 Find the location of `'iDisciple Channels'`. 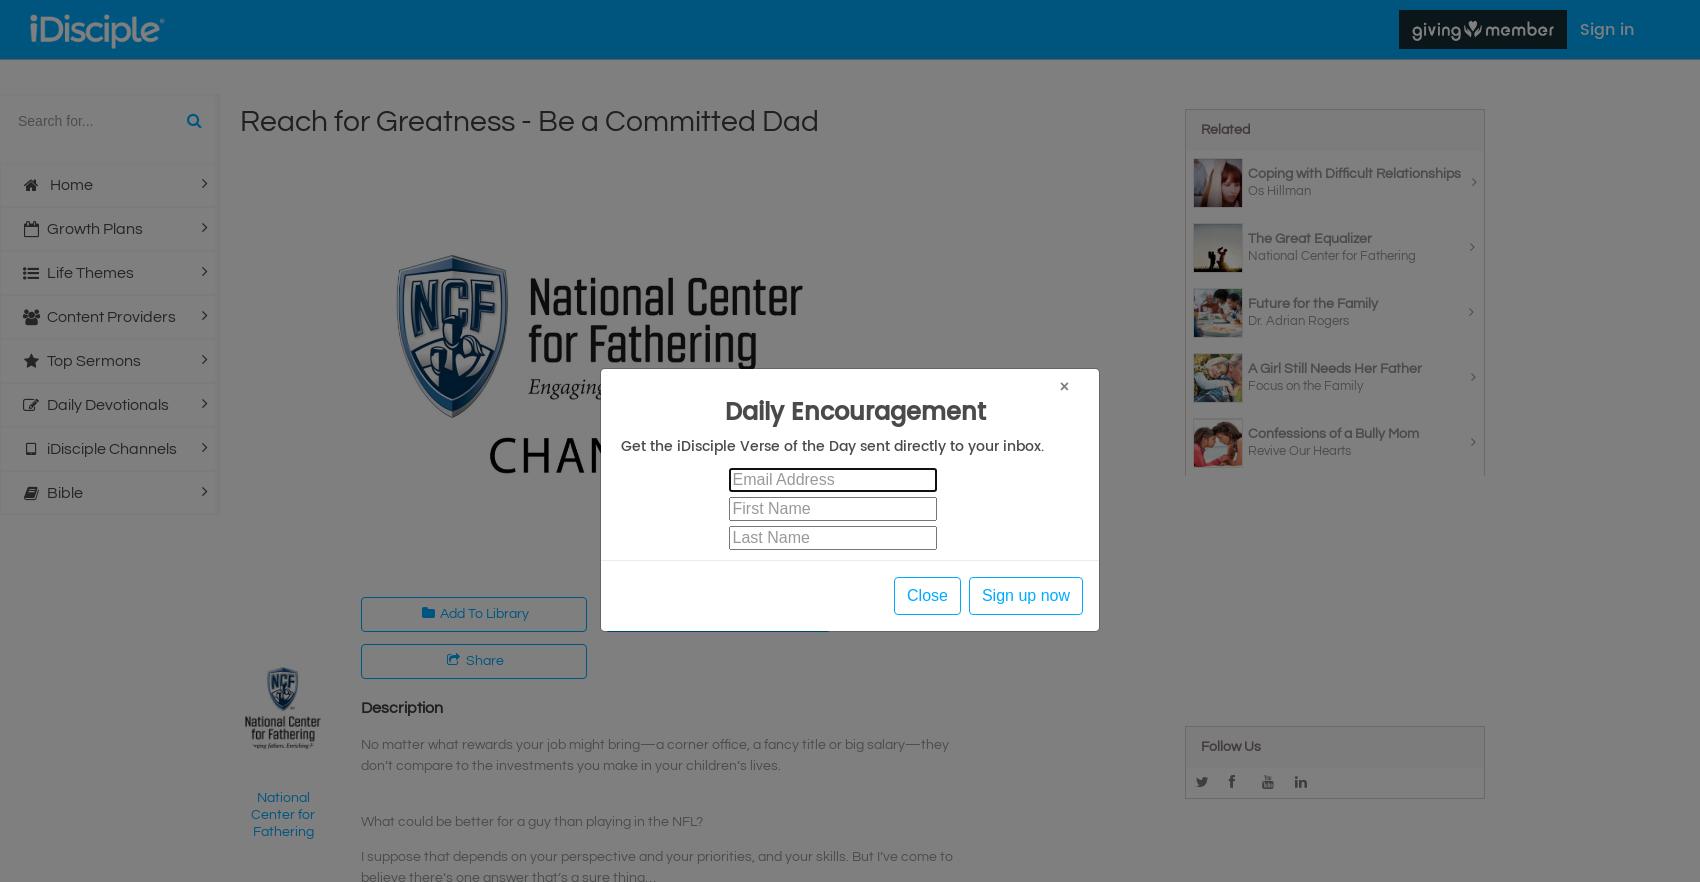

'iDisciple Channels' is located at coordinates (46, 449).